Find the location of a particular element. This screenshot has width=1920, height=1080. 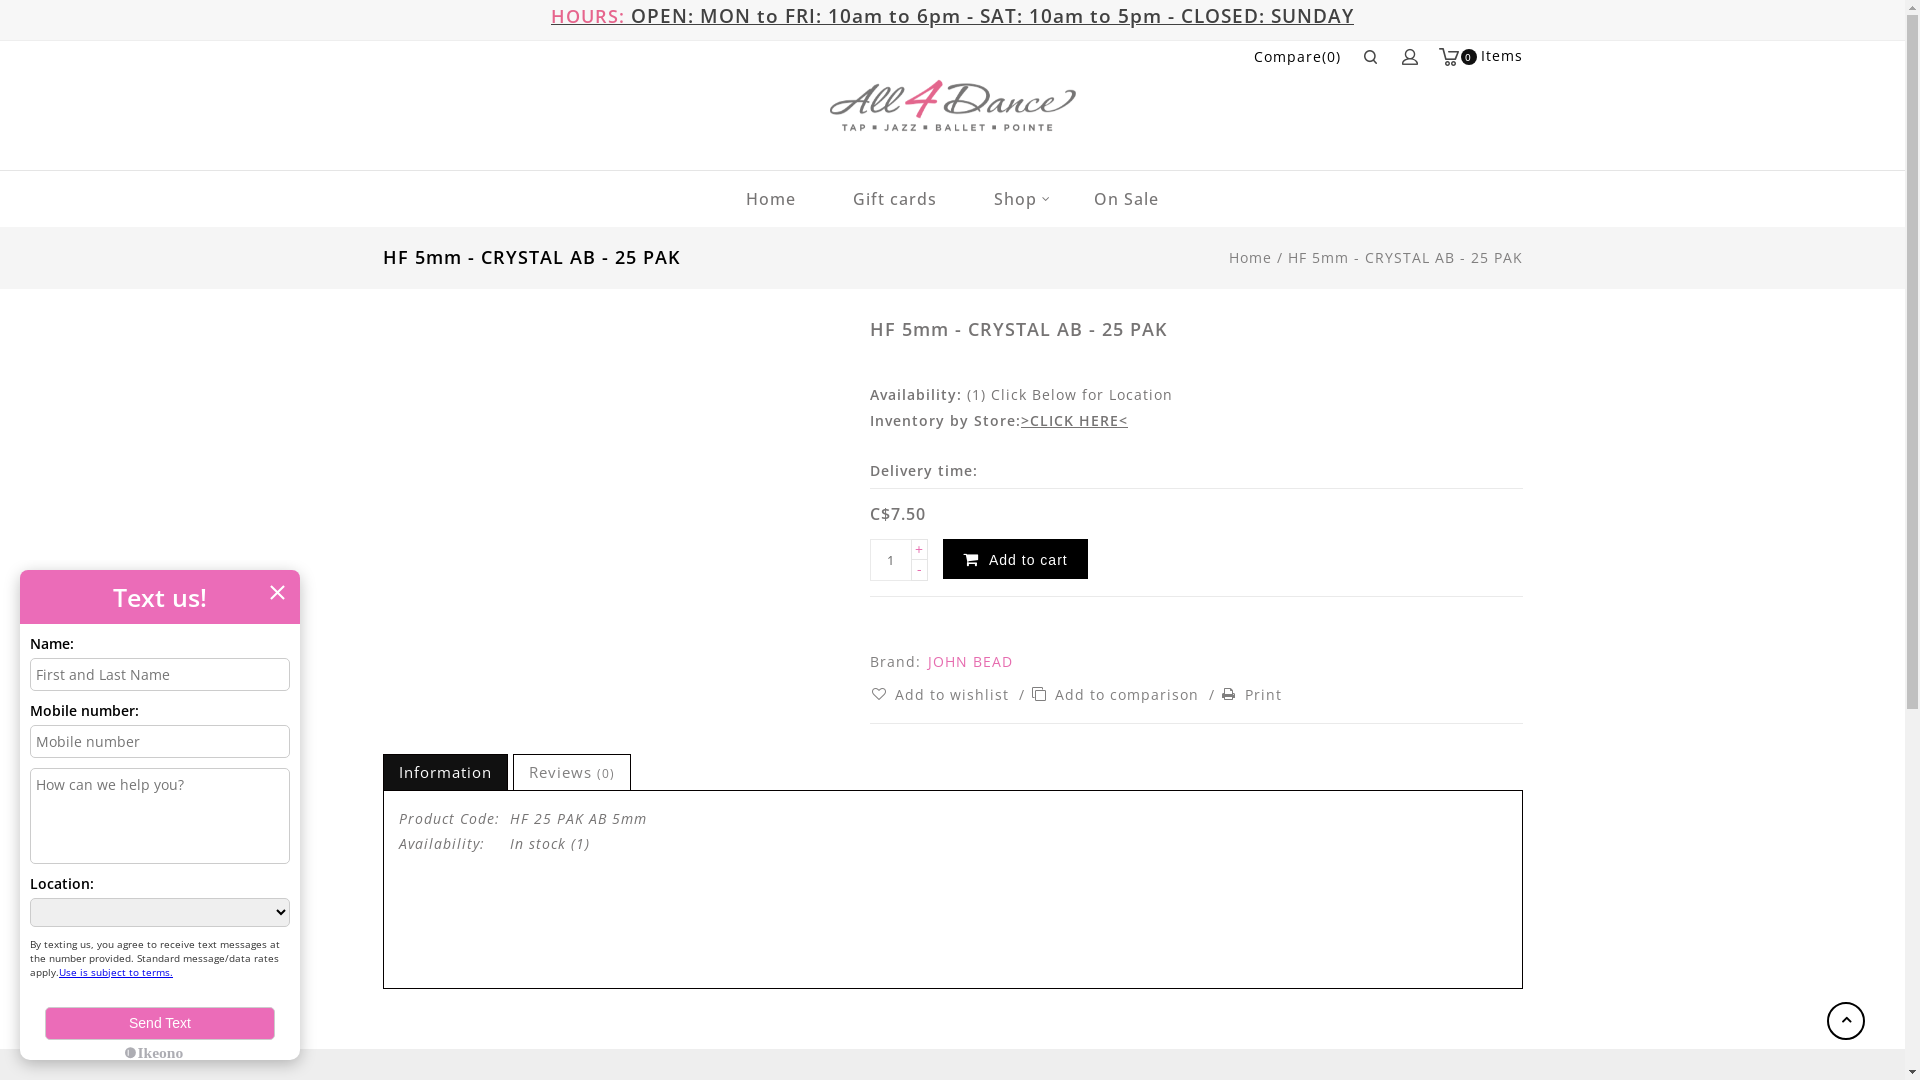

'Add to comparison' is located at coordinates (1030, 693).